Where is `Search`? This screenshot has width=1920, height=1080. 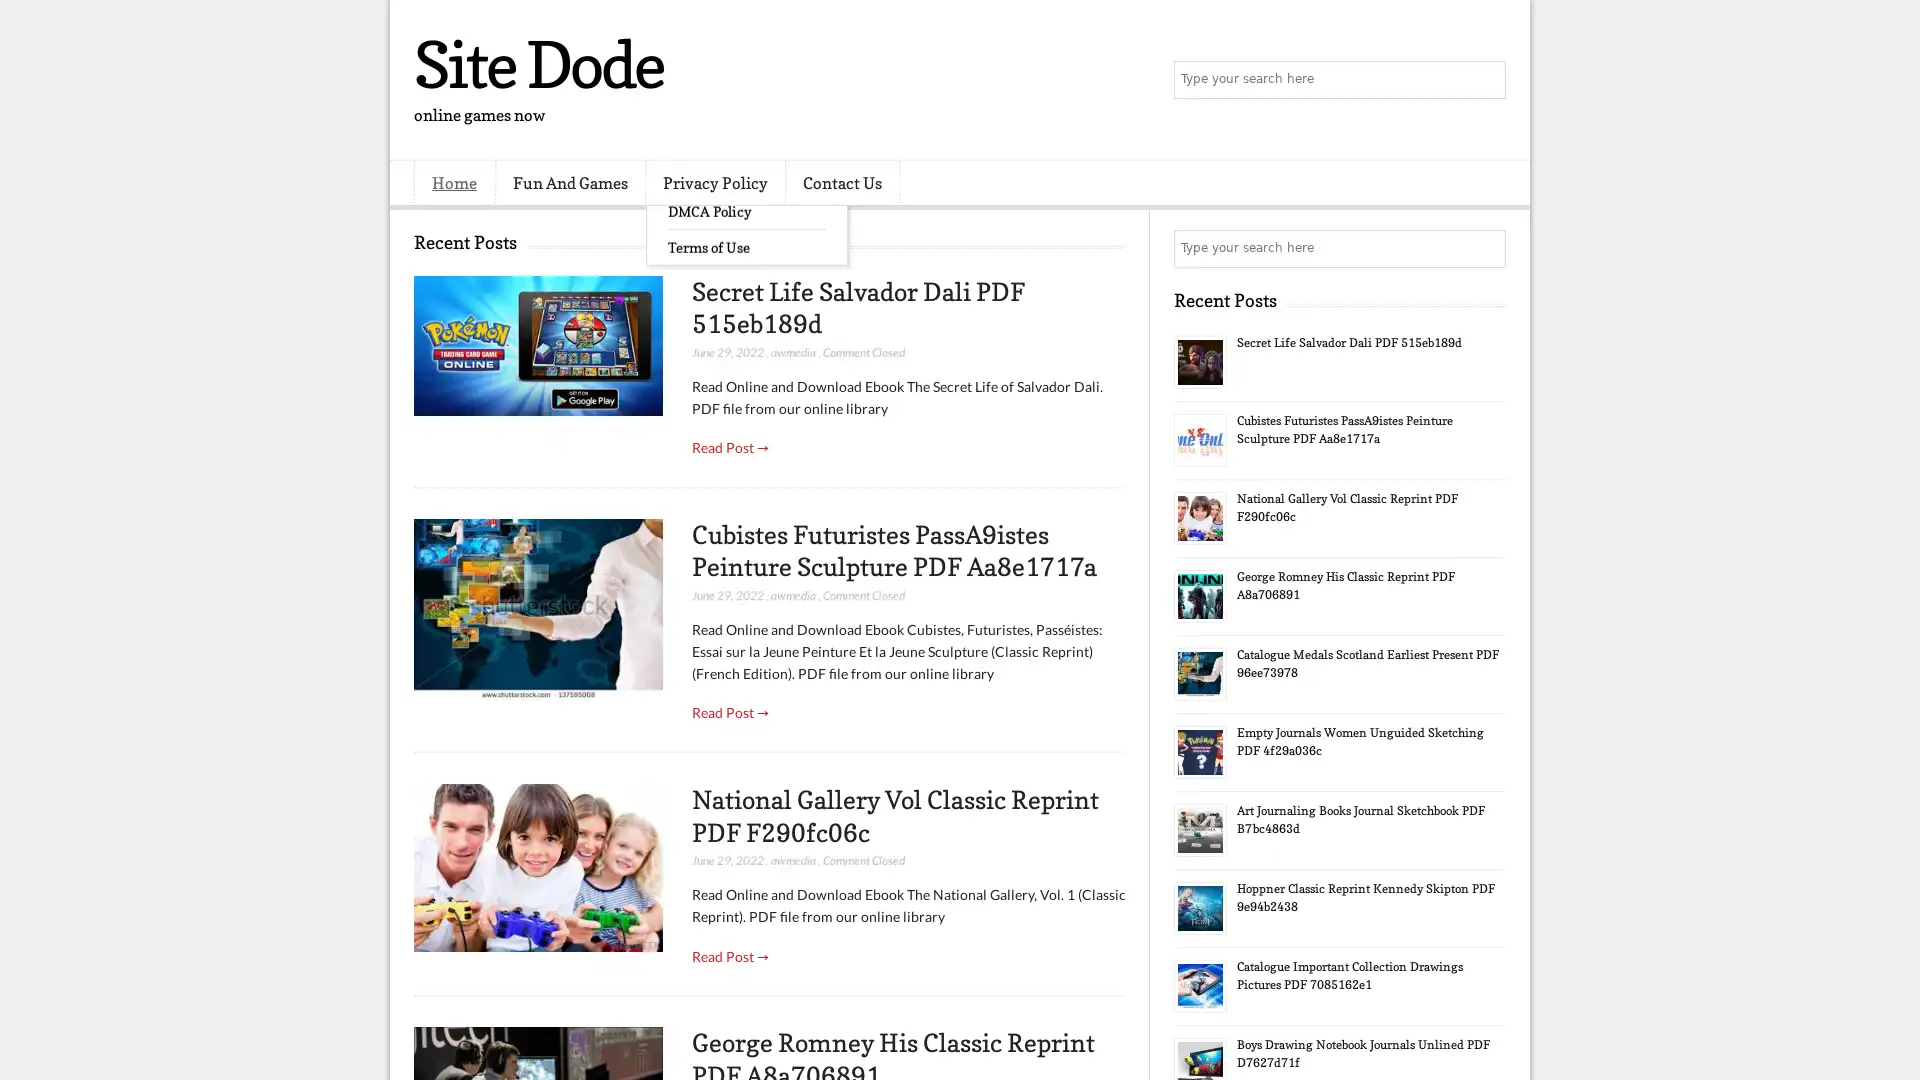 Search is located at coordinates (1485, 80).